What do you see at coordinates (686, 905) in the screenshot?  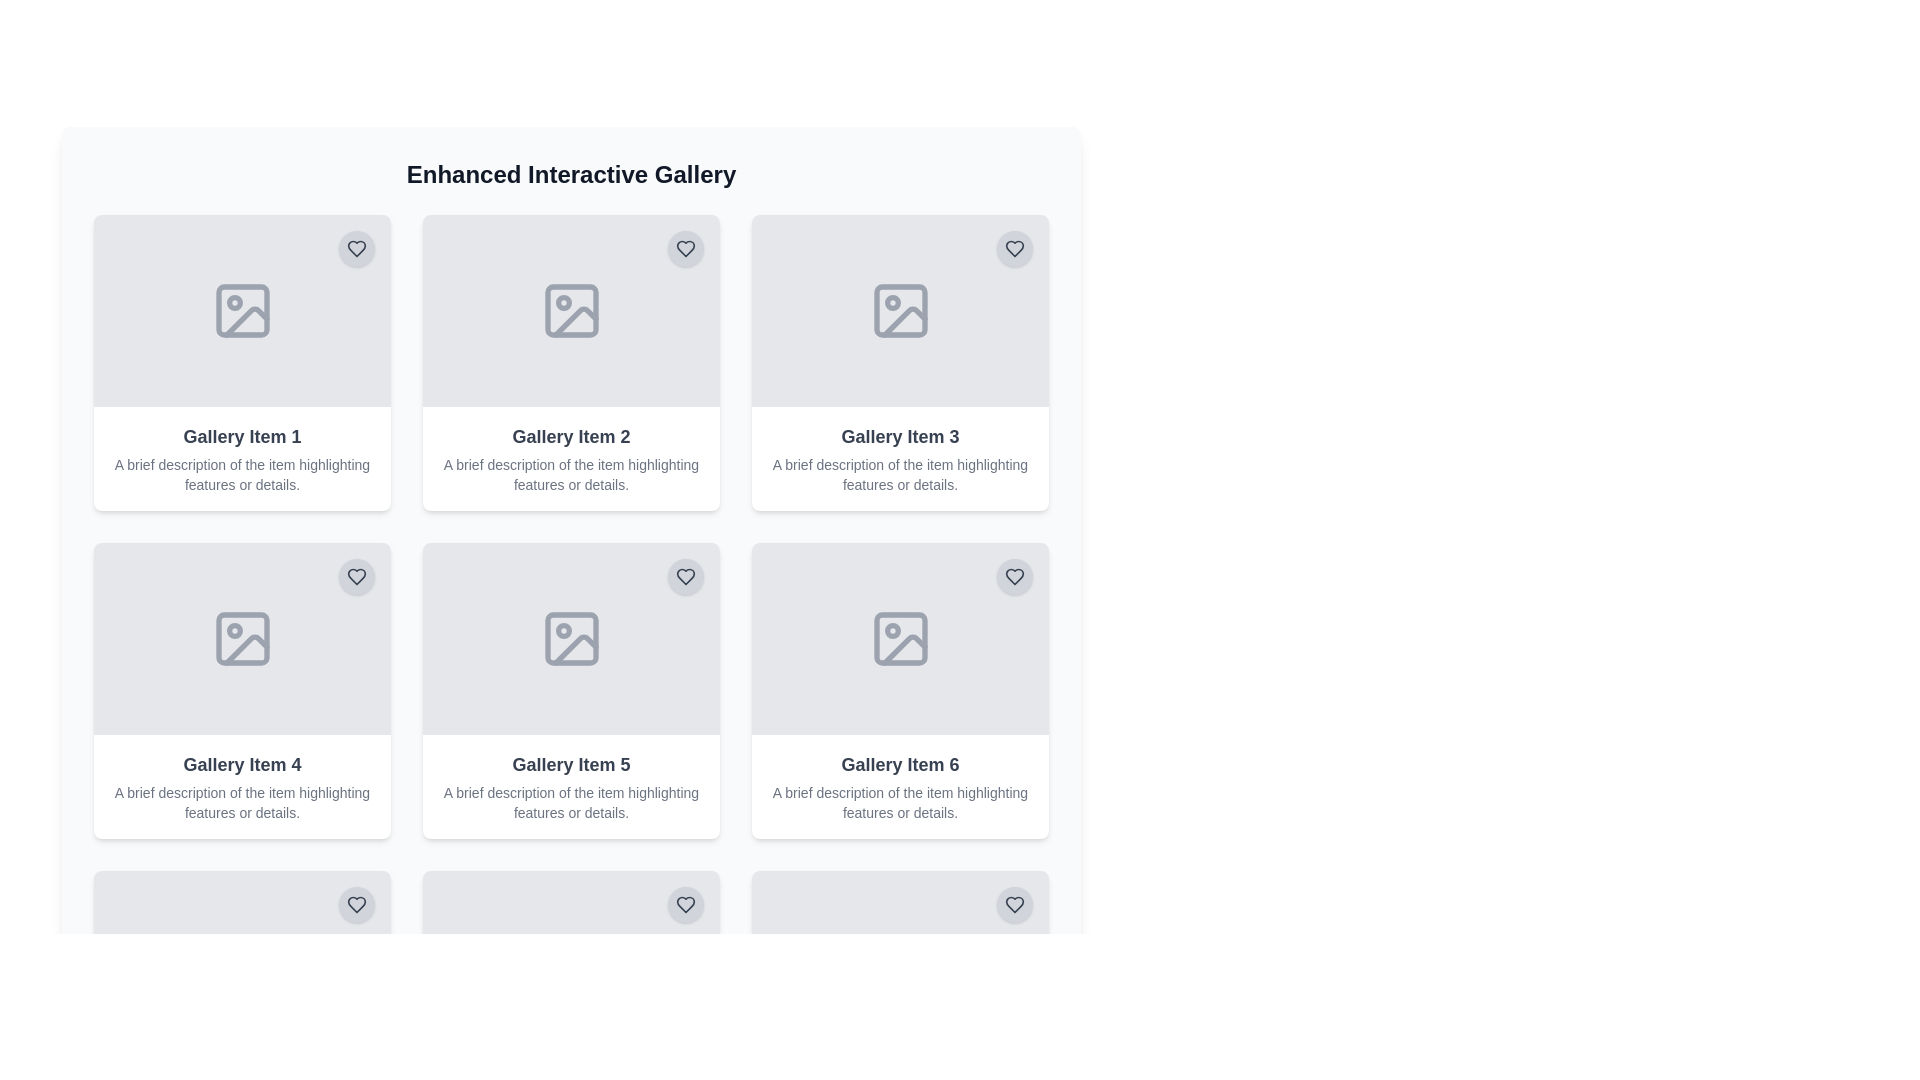 I see `the heart icon with a hollow center located in the top-right corner of 'Gallery Item 6'` at bounding box center [686, 905].